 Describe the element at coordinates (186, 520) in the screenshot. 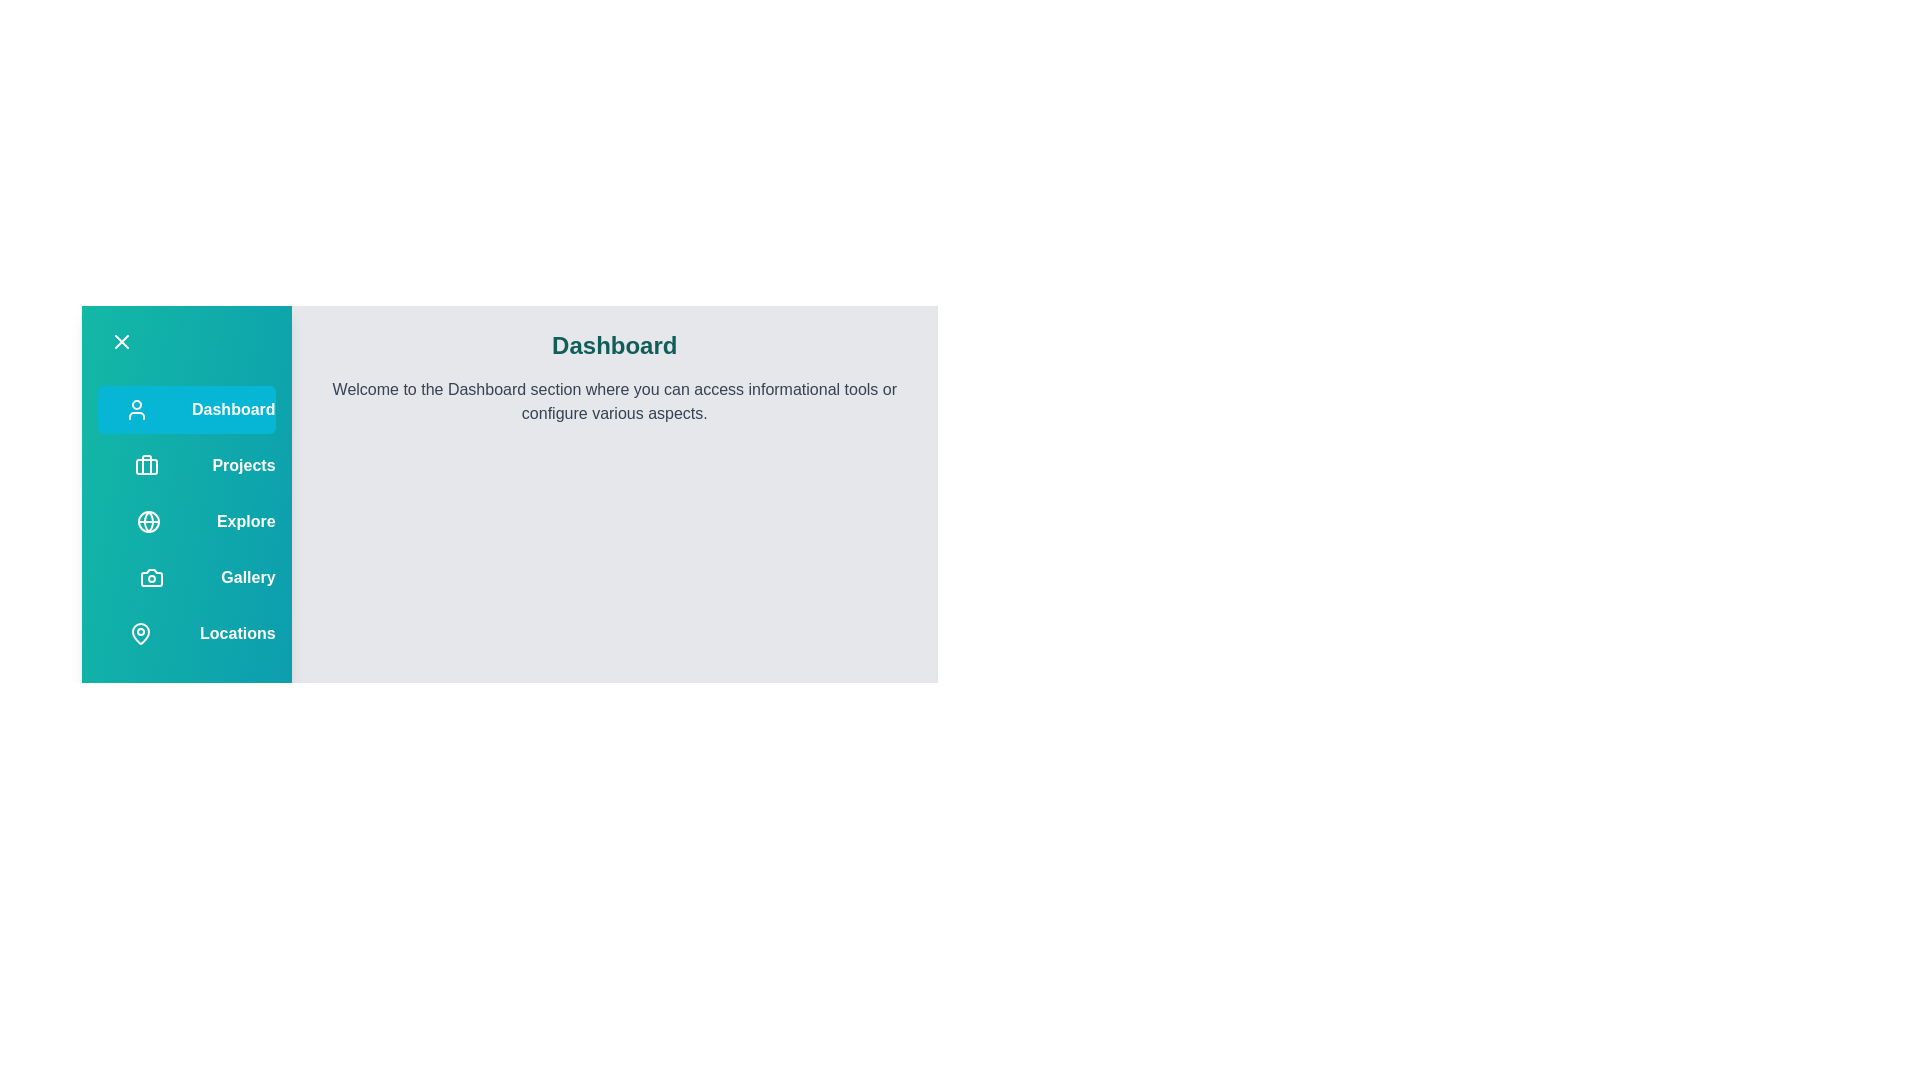

I see `the menu option Explore from the drawer` at that location.